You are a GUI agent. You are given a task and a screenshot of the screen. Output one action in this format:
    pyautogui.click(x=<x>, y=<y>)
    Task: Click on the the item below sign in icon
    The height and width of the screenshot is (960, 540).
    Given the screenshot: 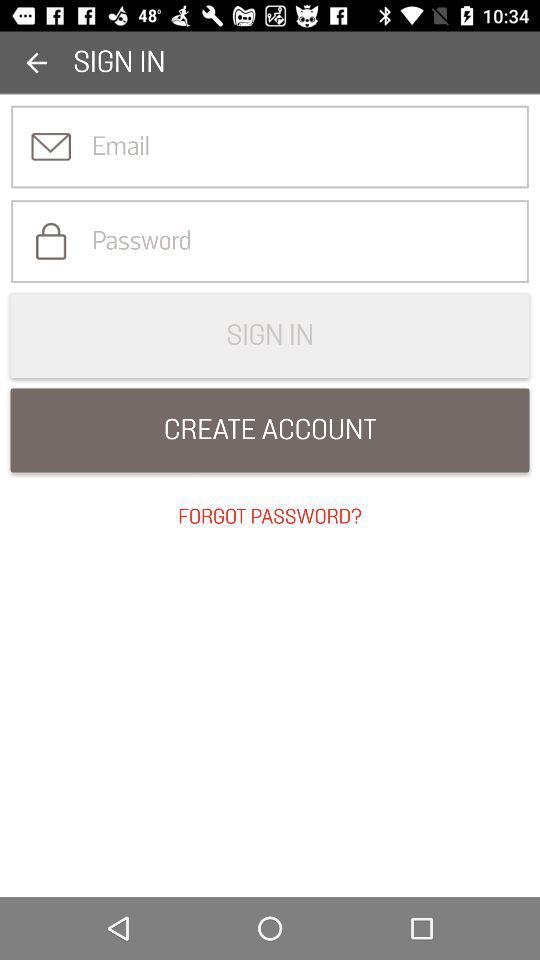 What is the action you would take?
    pyautogui.click(x=270, y=430)
    